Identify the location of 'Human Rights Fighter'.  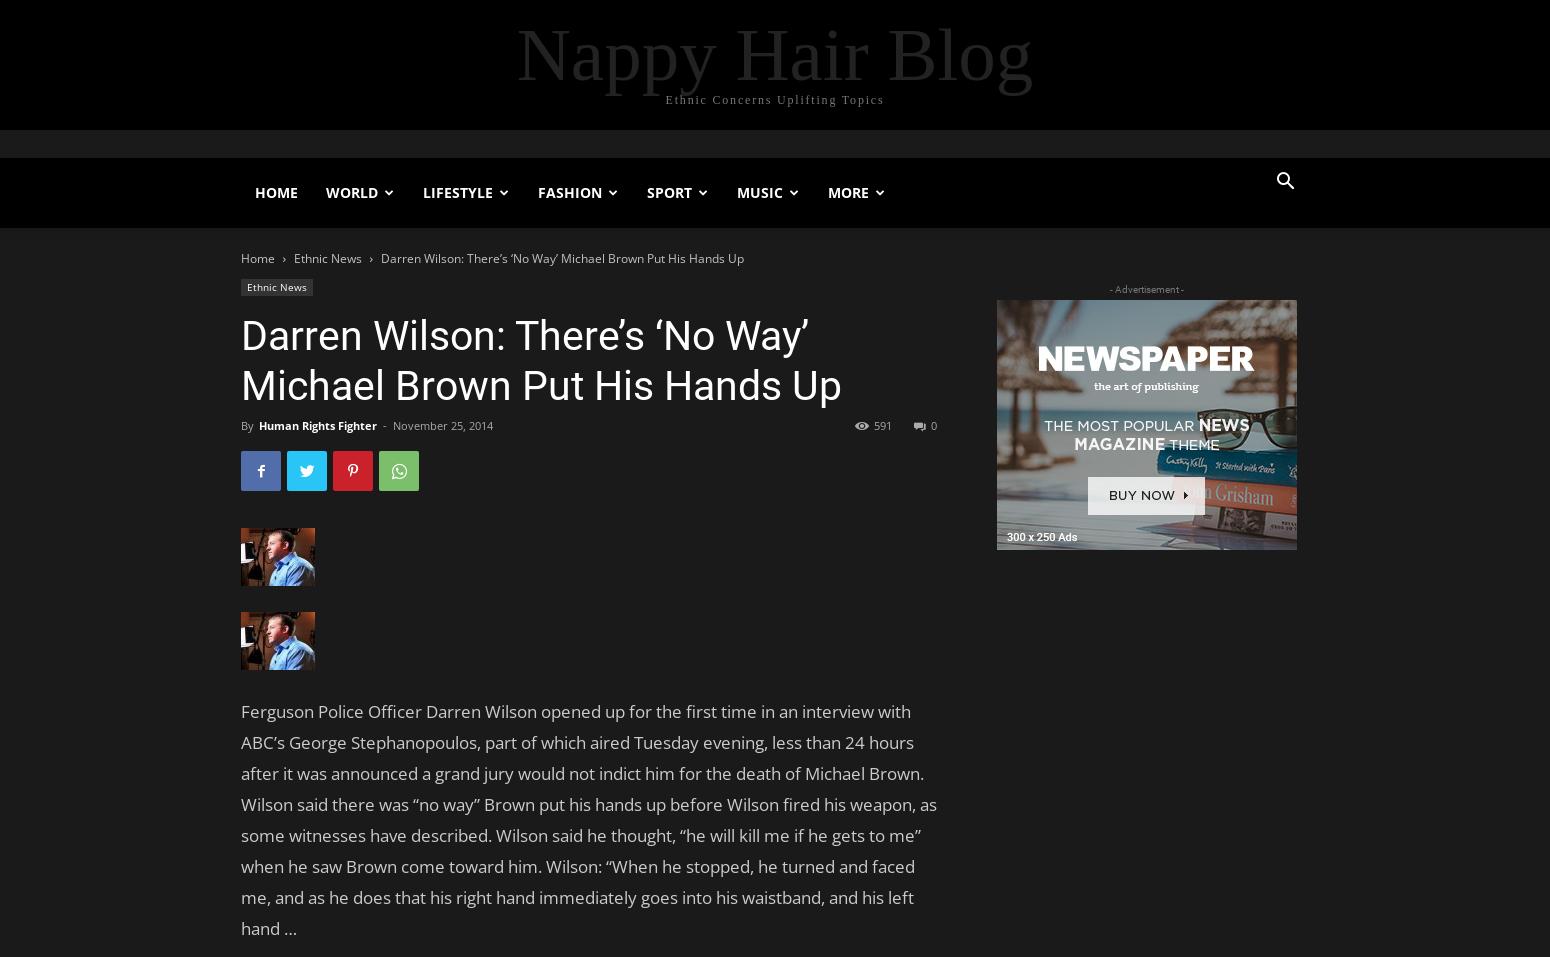
(259, 424).